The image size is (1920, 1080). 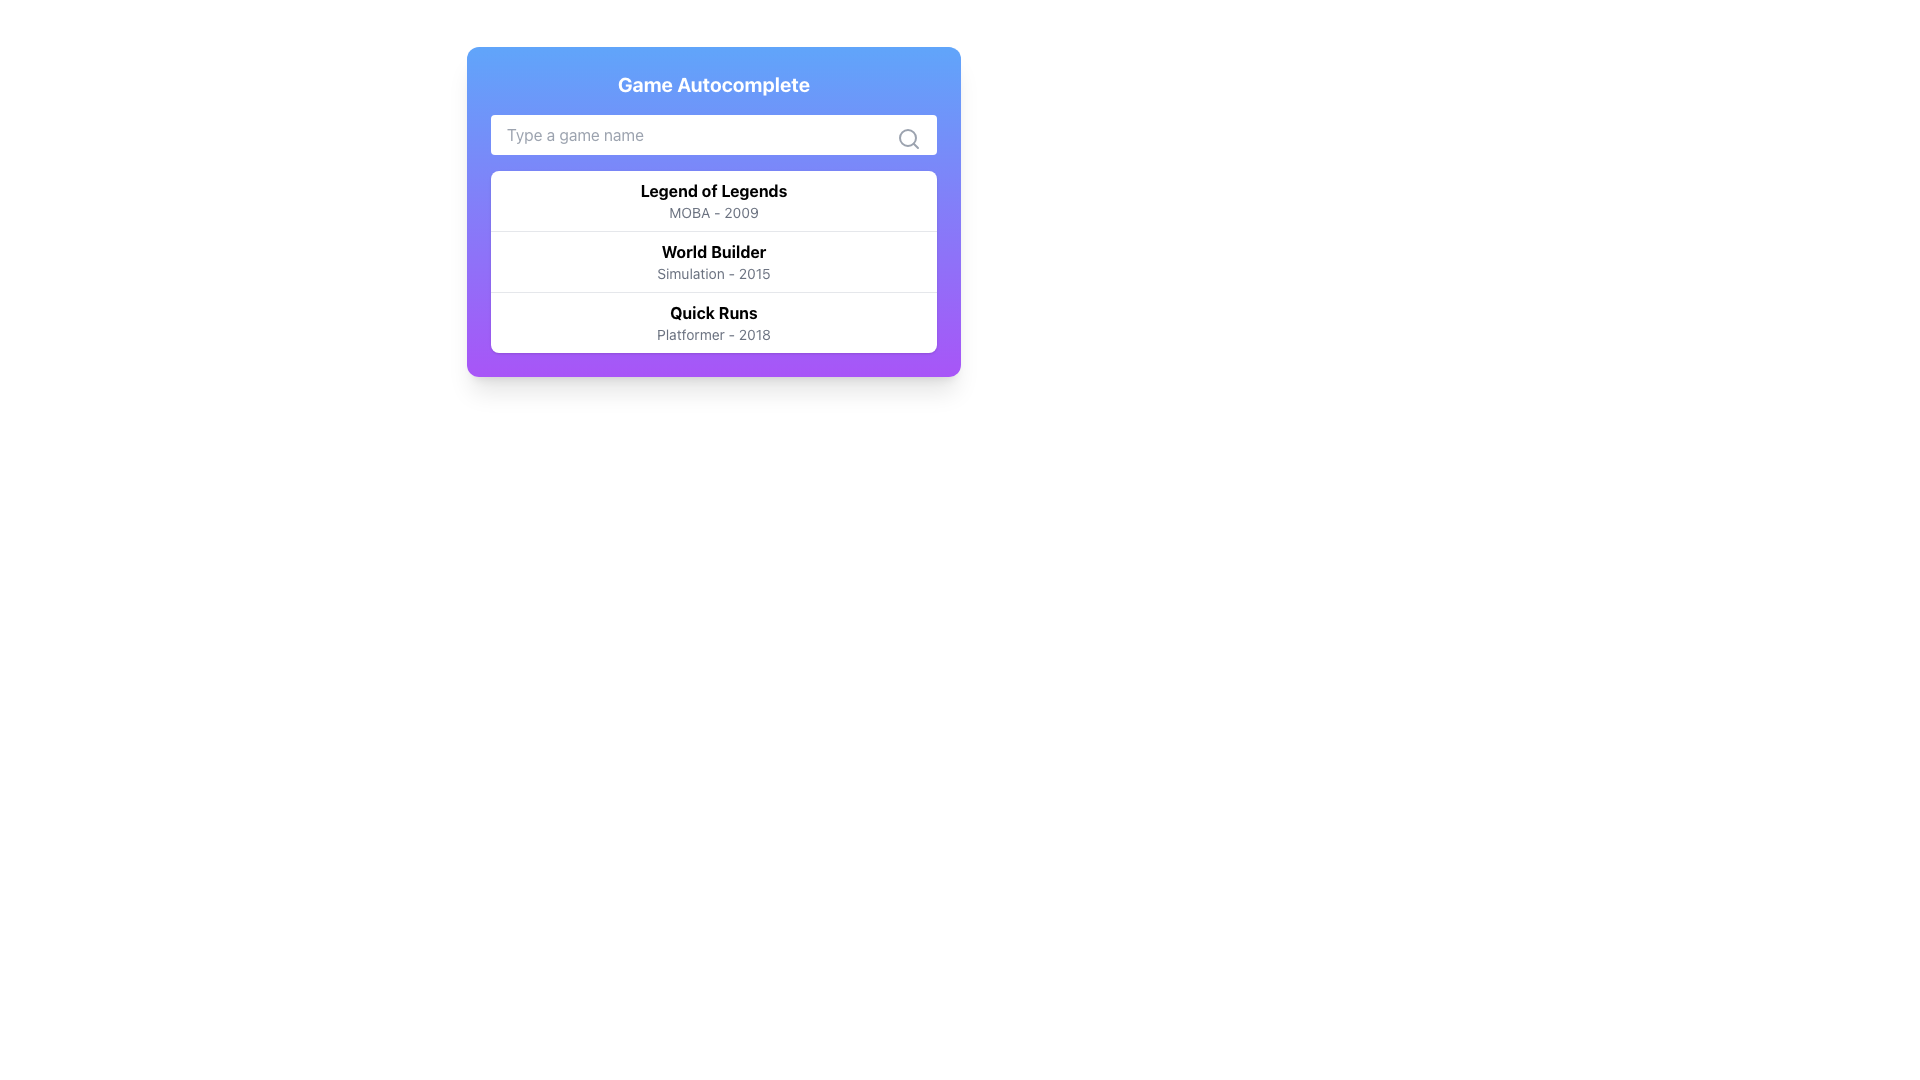 What do you see at coordinates (714, 321) in the screenshot?
I see `the list item labeled 'Quick Runs' which has a bold top line and a smaller gray bottom line` at bounding box center [714, 321].